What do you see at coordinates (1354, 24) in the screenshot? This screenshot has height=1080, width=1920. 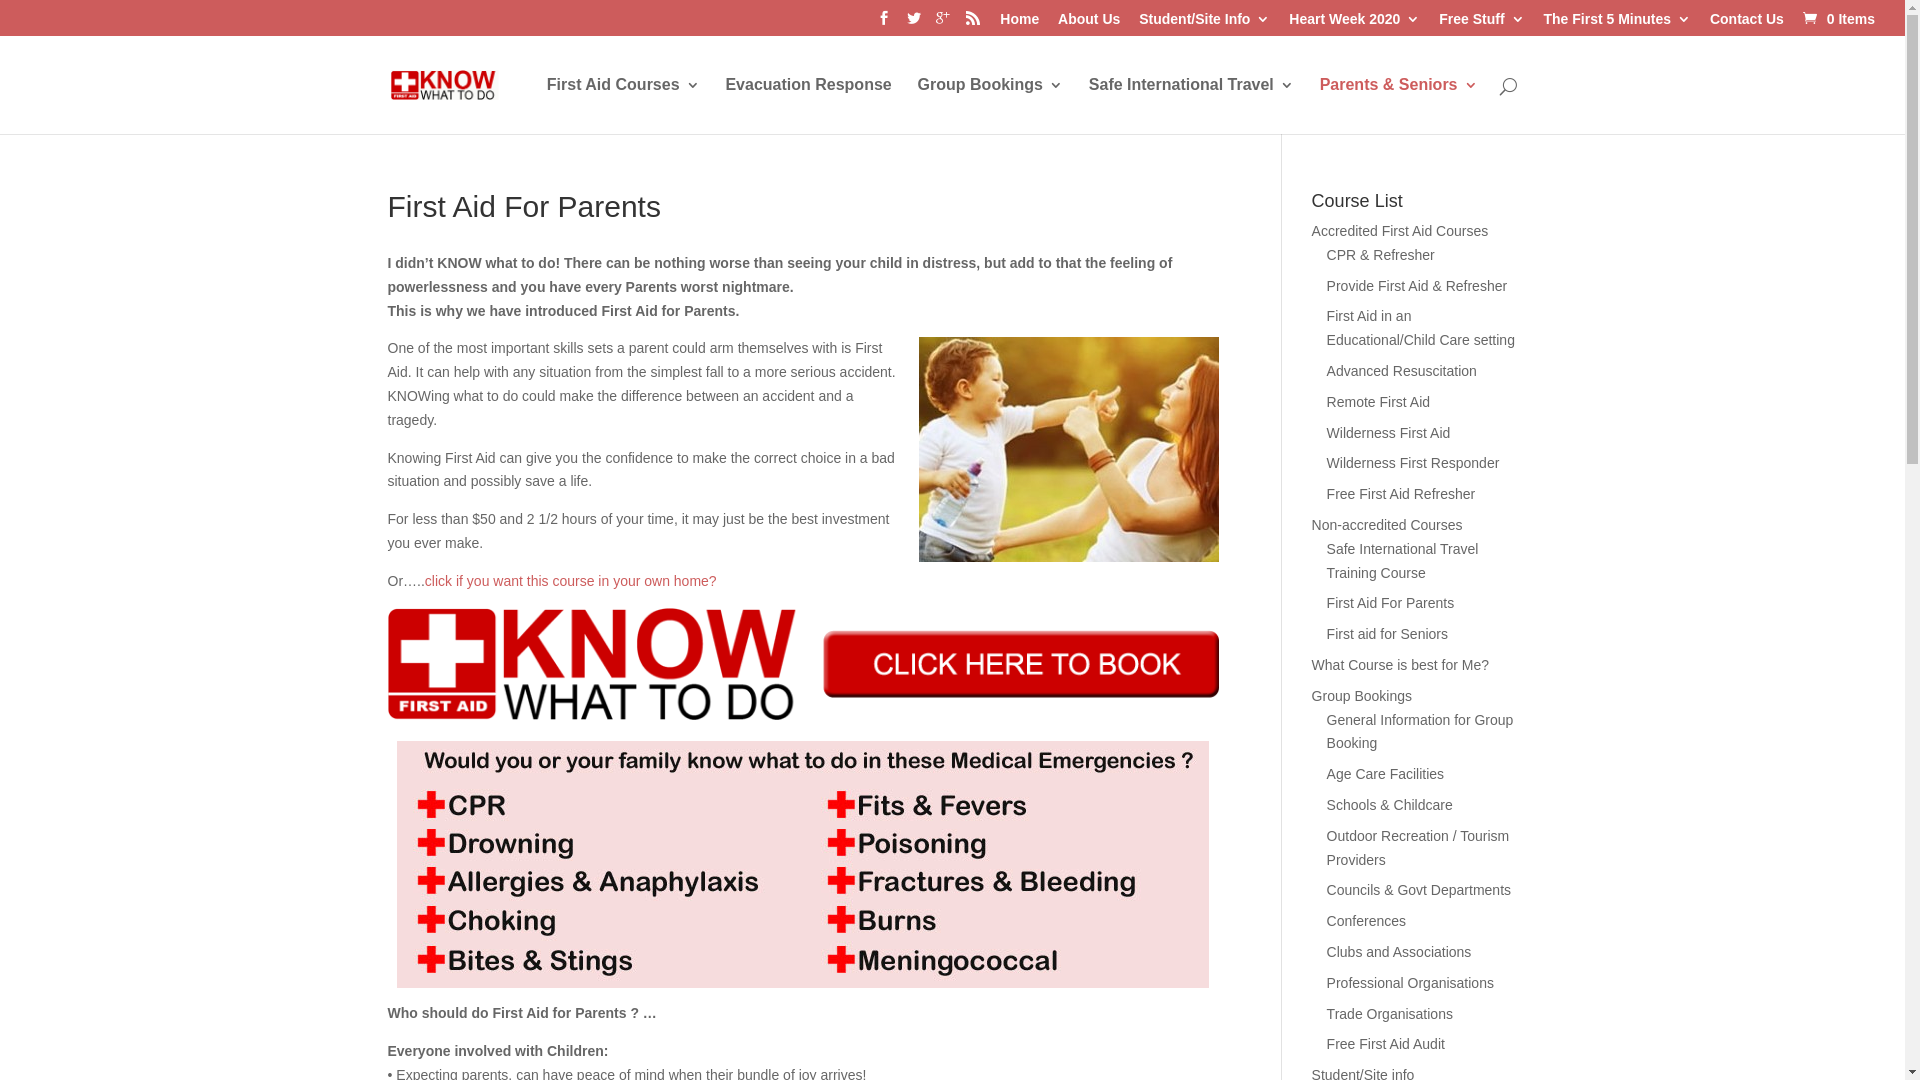 I see `'Heart Week 2020'` at bounding box center [1354, 24].